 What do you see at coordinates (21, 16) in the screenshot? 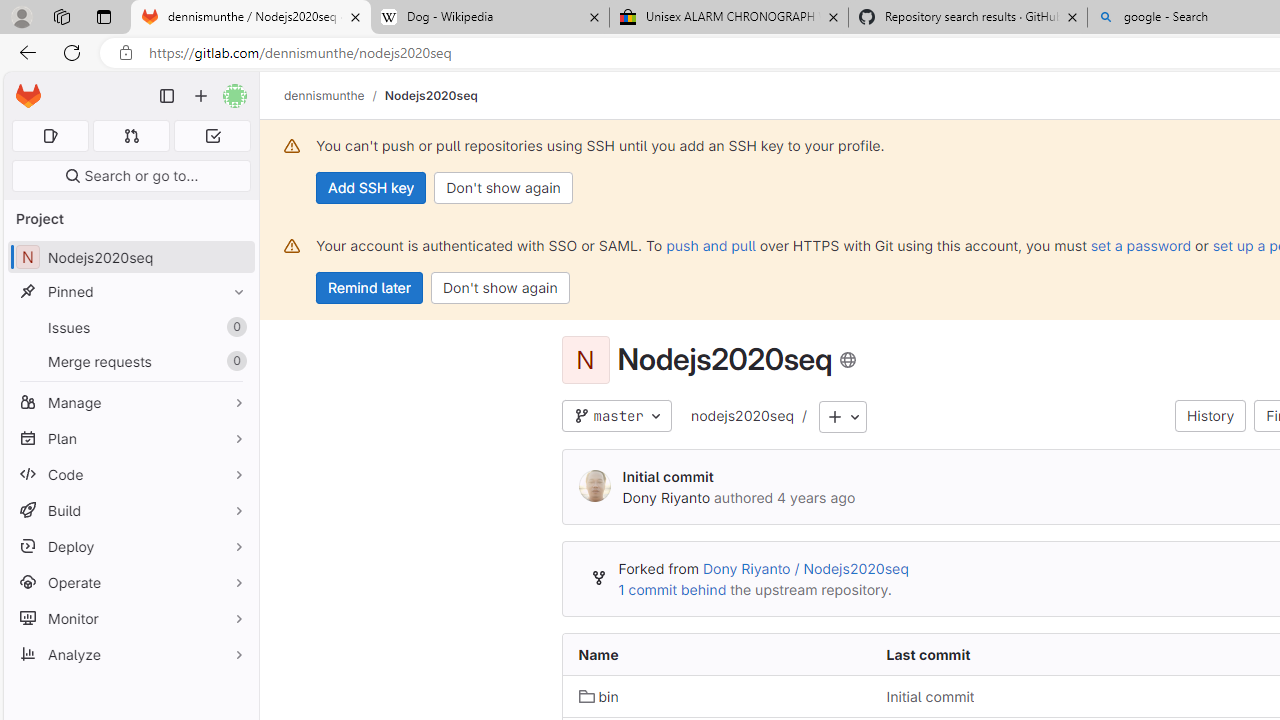
I see `'Personal Profile'` at bounding box center [21, 16].